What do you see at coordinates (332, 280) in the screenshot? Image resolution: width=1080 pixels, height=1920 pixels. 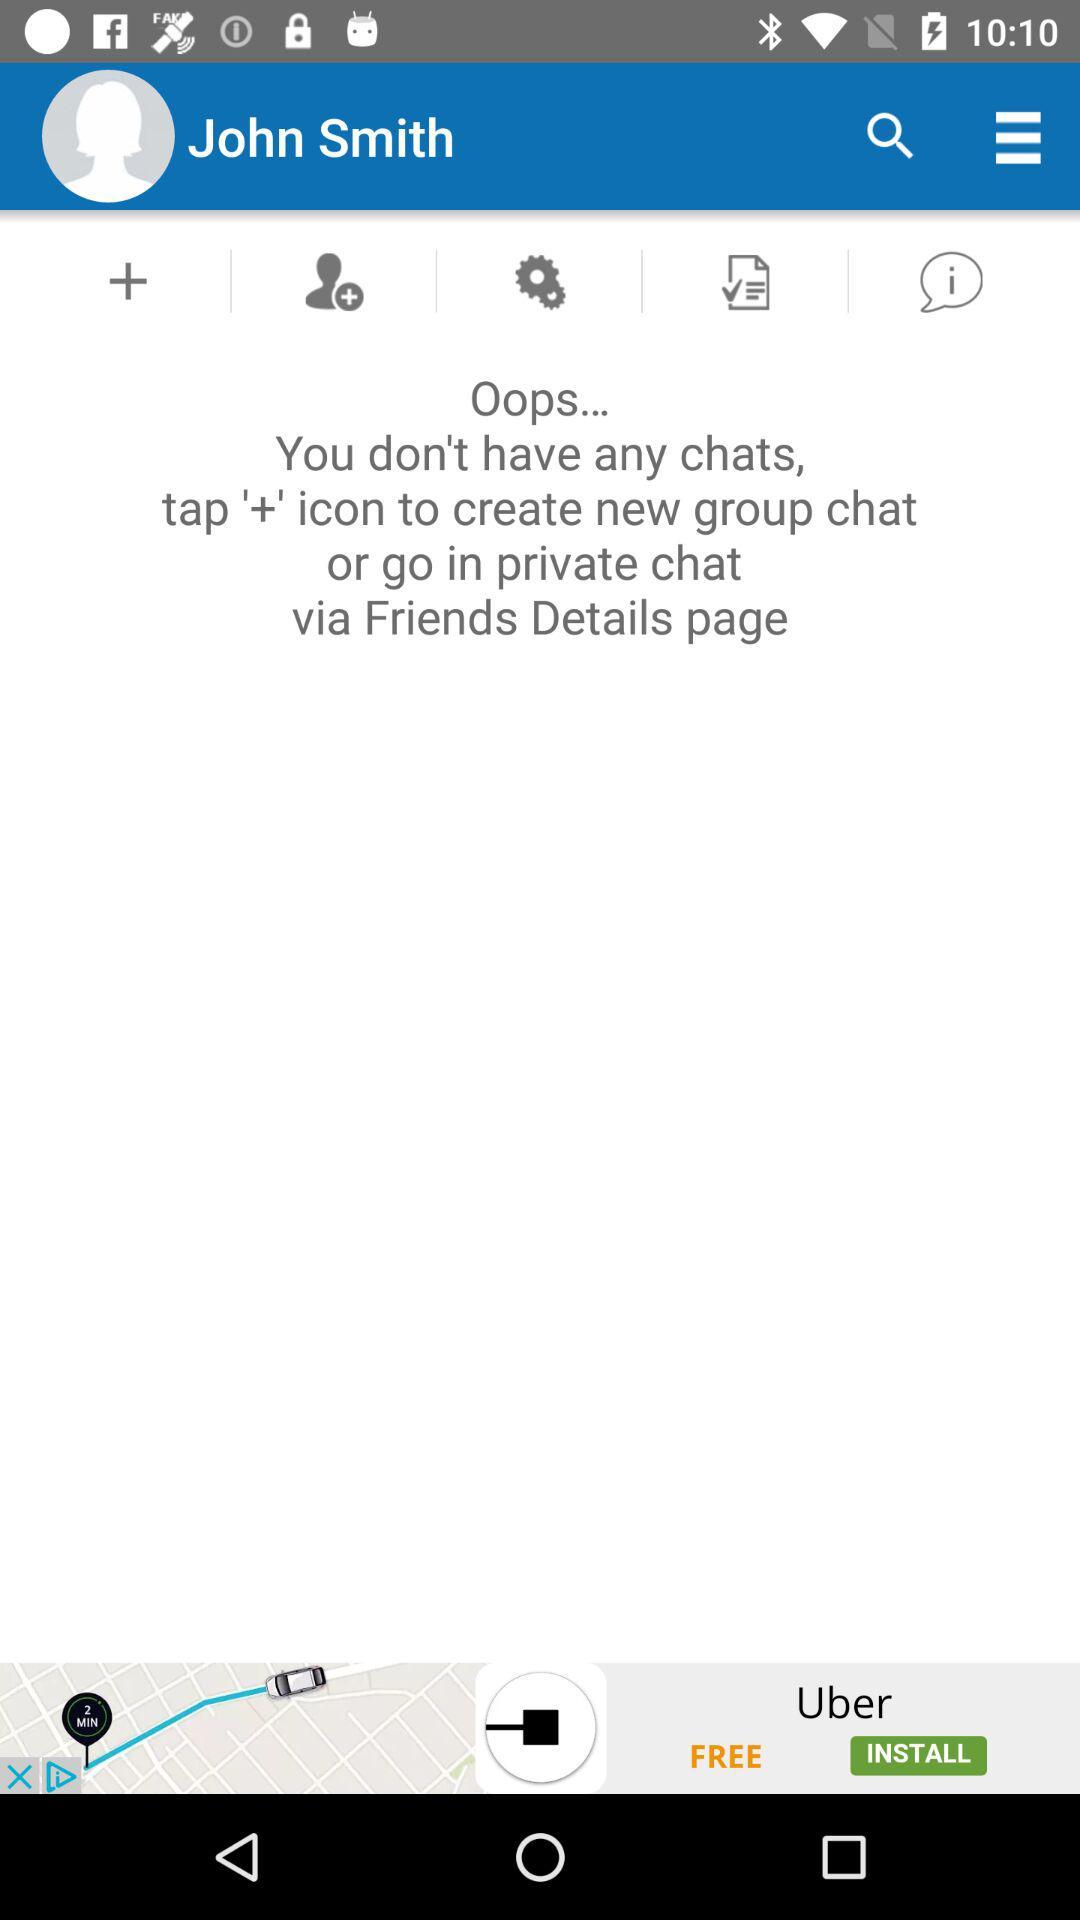 I see `the follow icon` at bounding box center [332, 280].